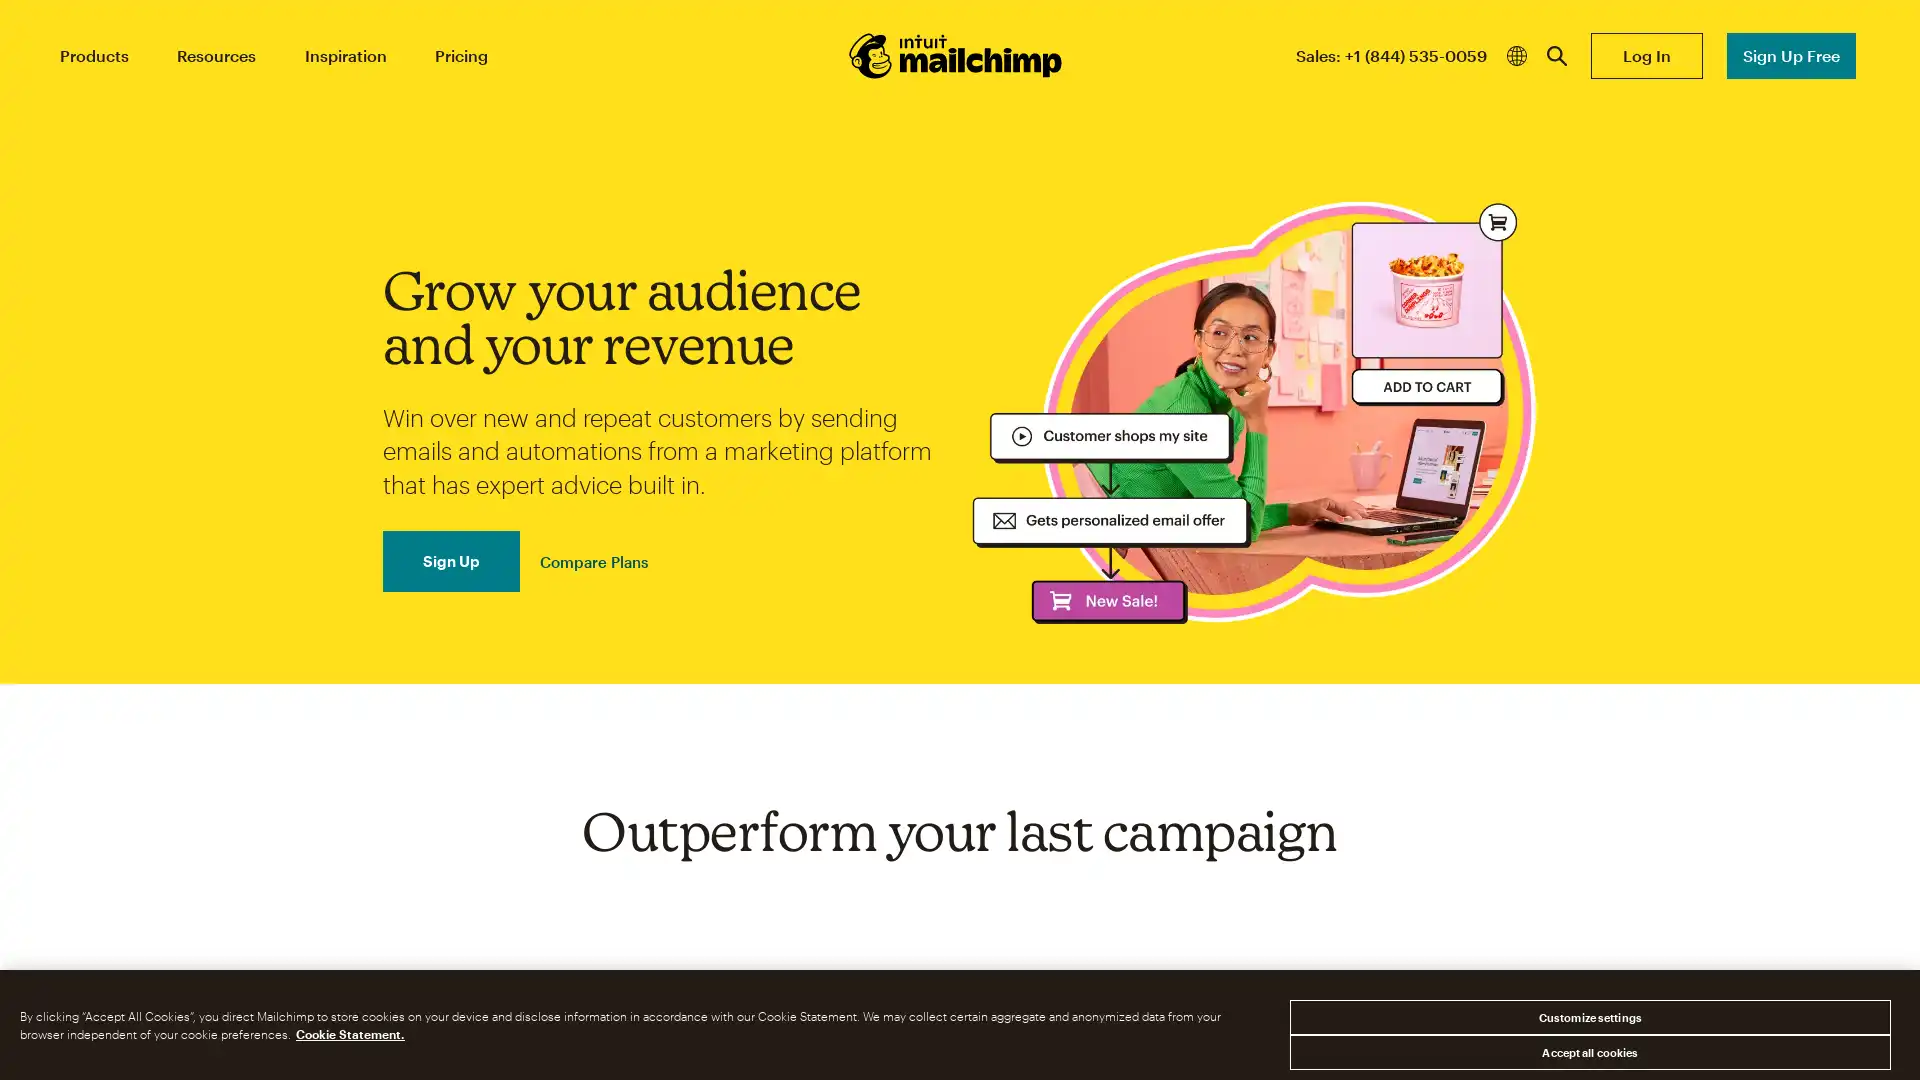 The image size is (1920, 1080). What do you see at coordinates (1588, 1051) in the screenshot?
I see `Accept all cookies` at bounding box center [1588, 1051].